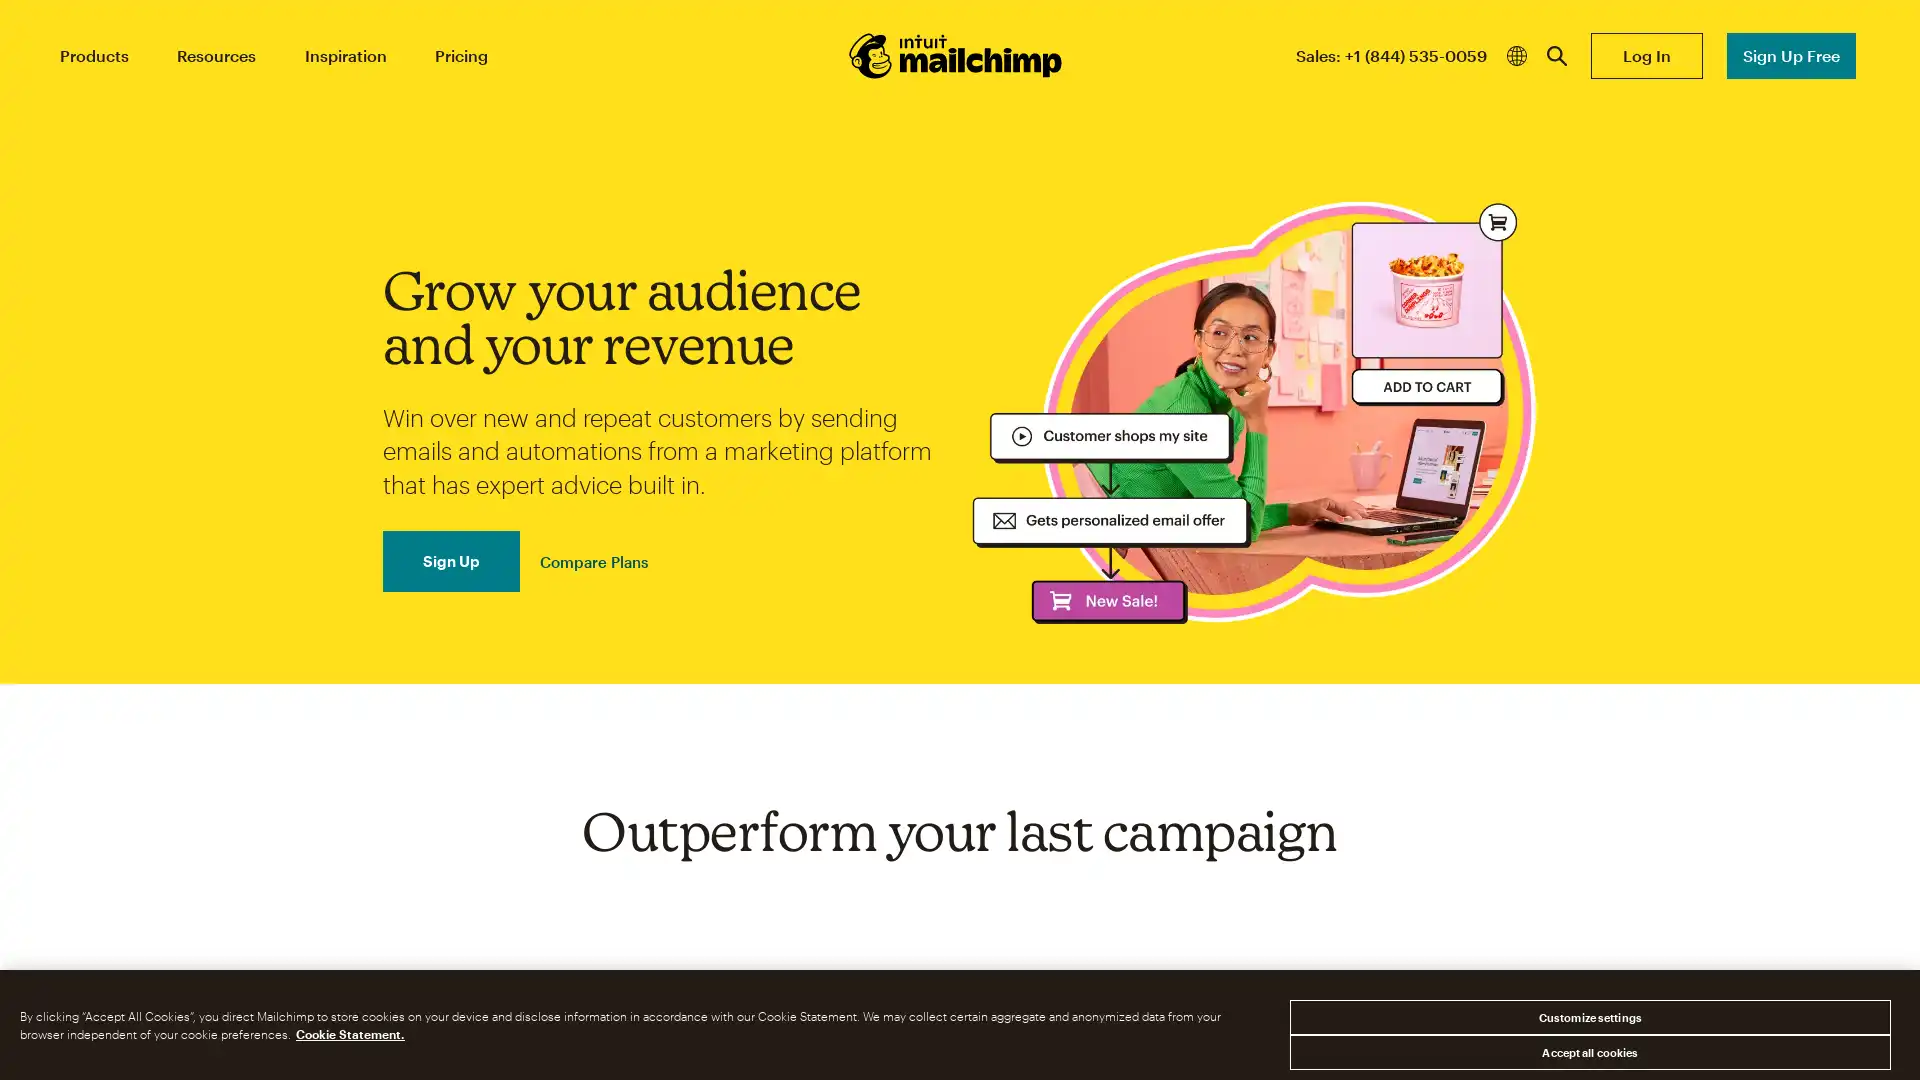 The image size is (1920, 1080). What do you see at coordinates (1588, 1051) in the screenshot?
I see `Accept all cookies` at bounding box center [1588, 1051].